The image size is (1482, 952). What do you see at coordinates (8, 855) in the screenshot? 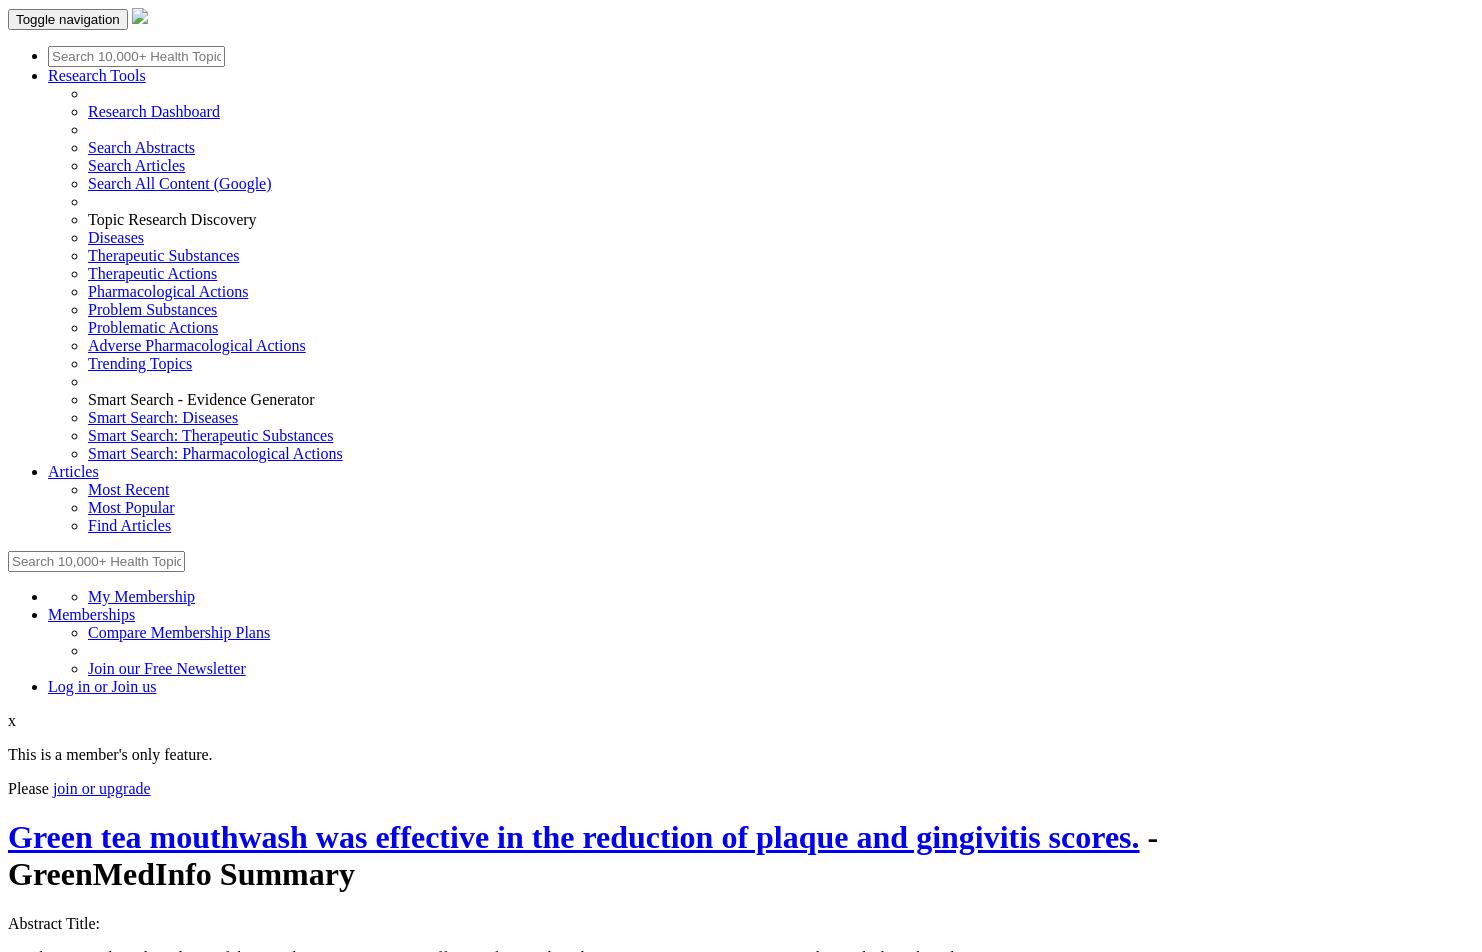
I see `'- GreenMedInfo Summary'` at bounding box center [8, 855].